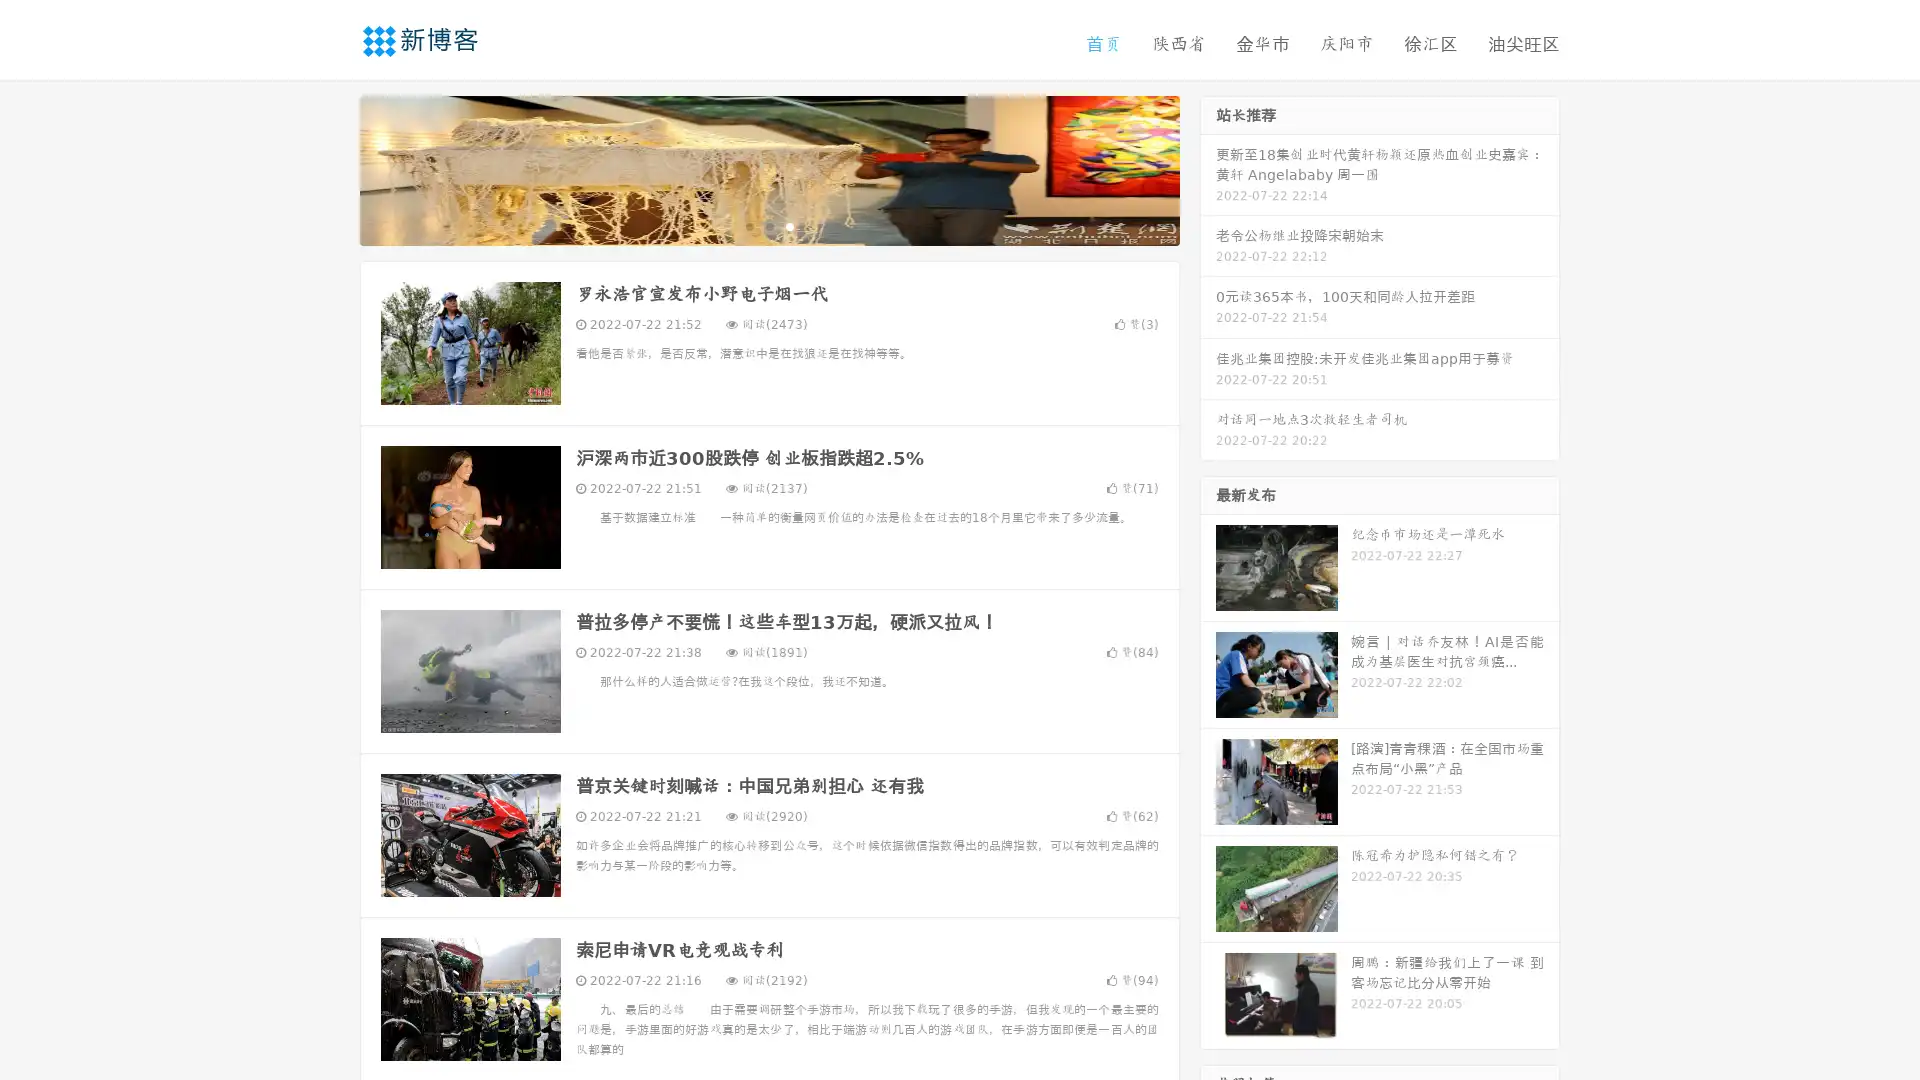  Describe the element at coordinates (789, 225) in the screenshot. I see `Go to slide 3` at that location.